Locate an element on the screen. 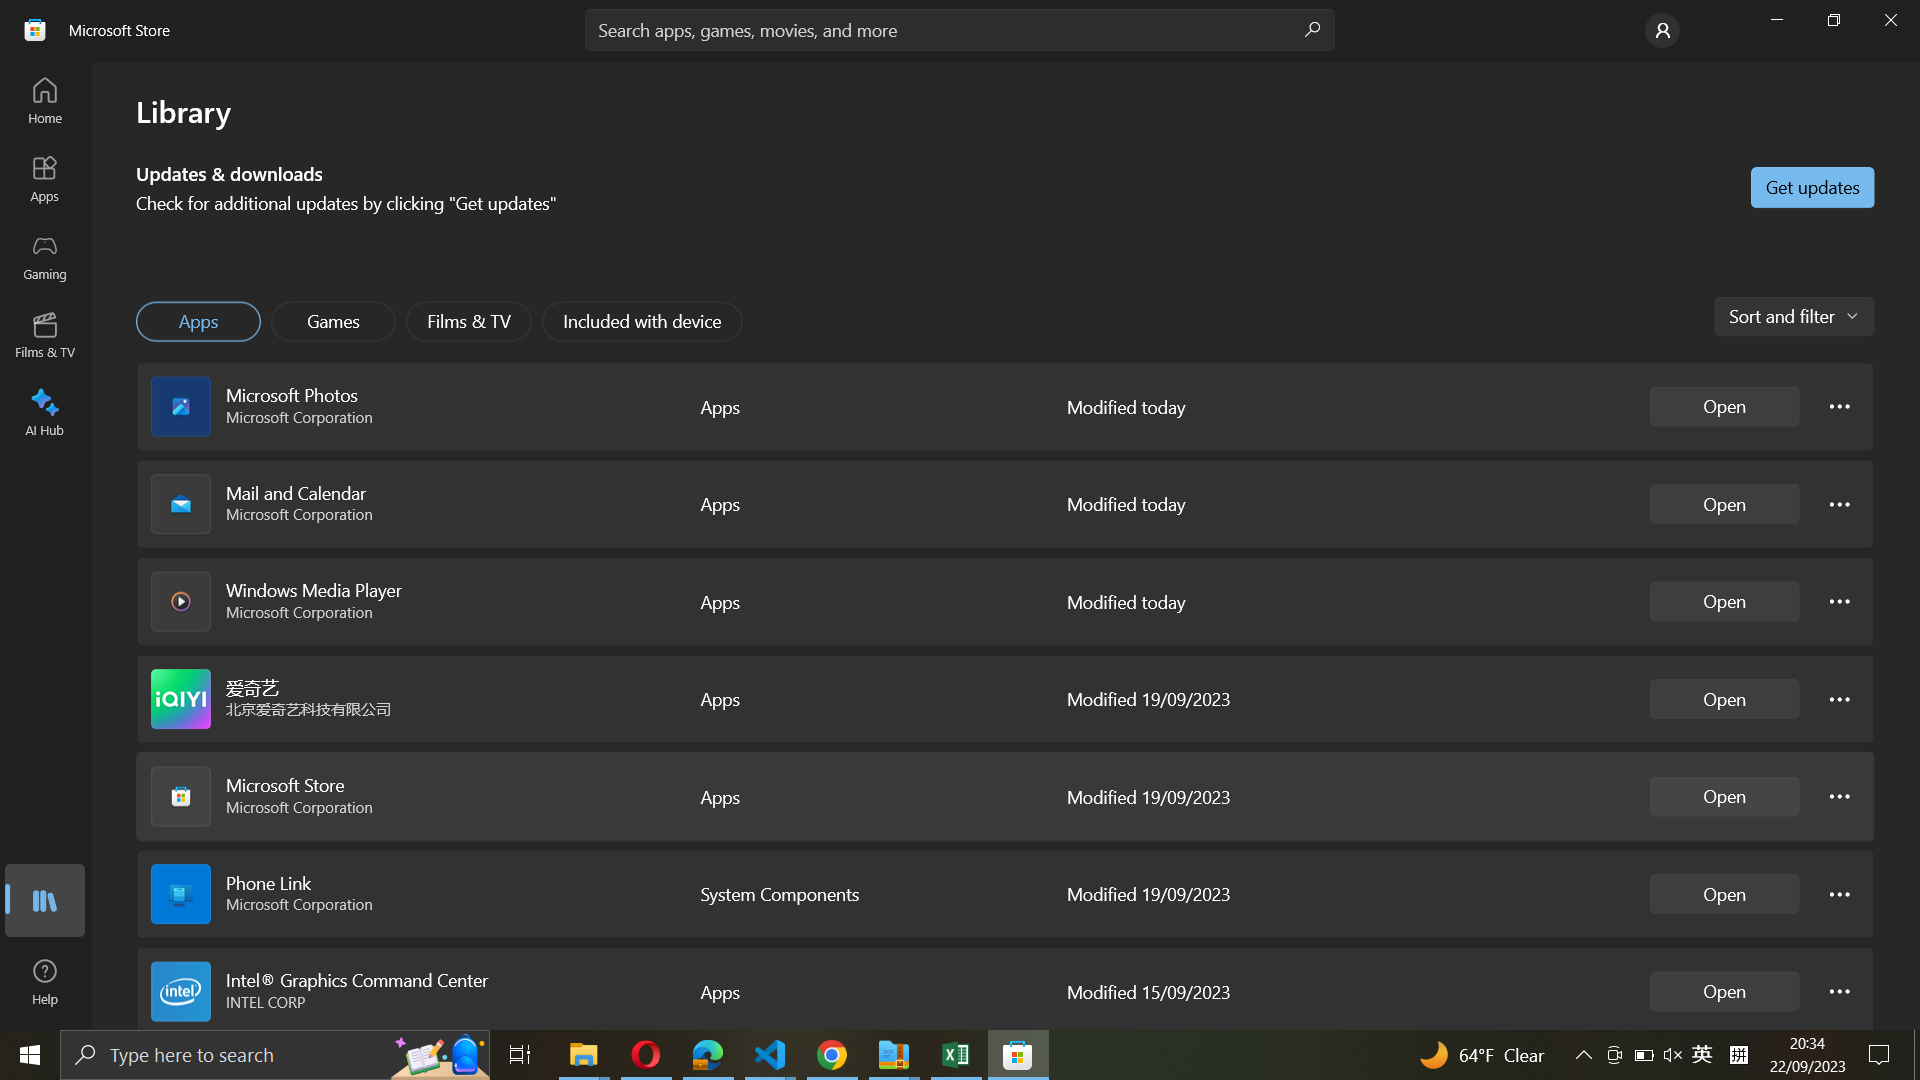  AI Hub is located at coordinates (45, 408).